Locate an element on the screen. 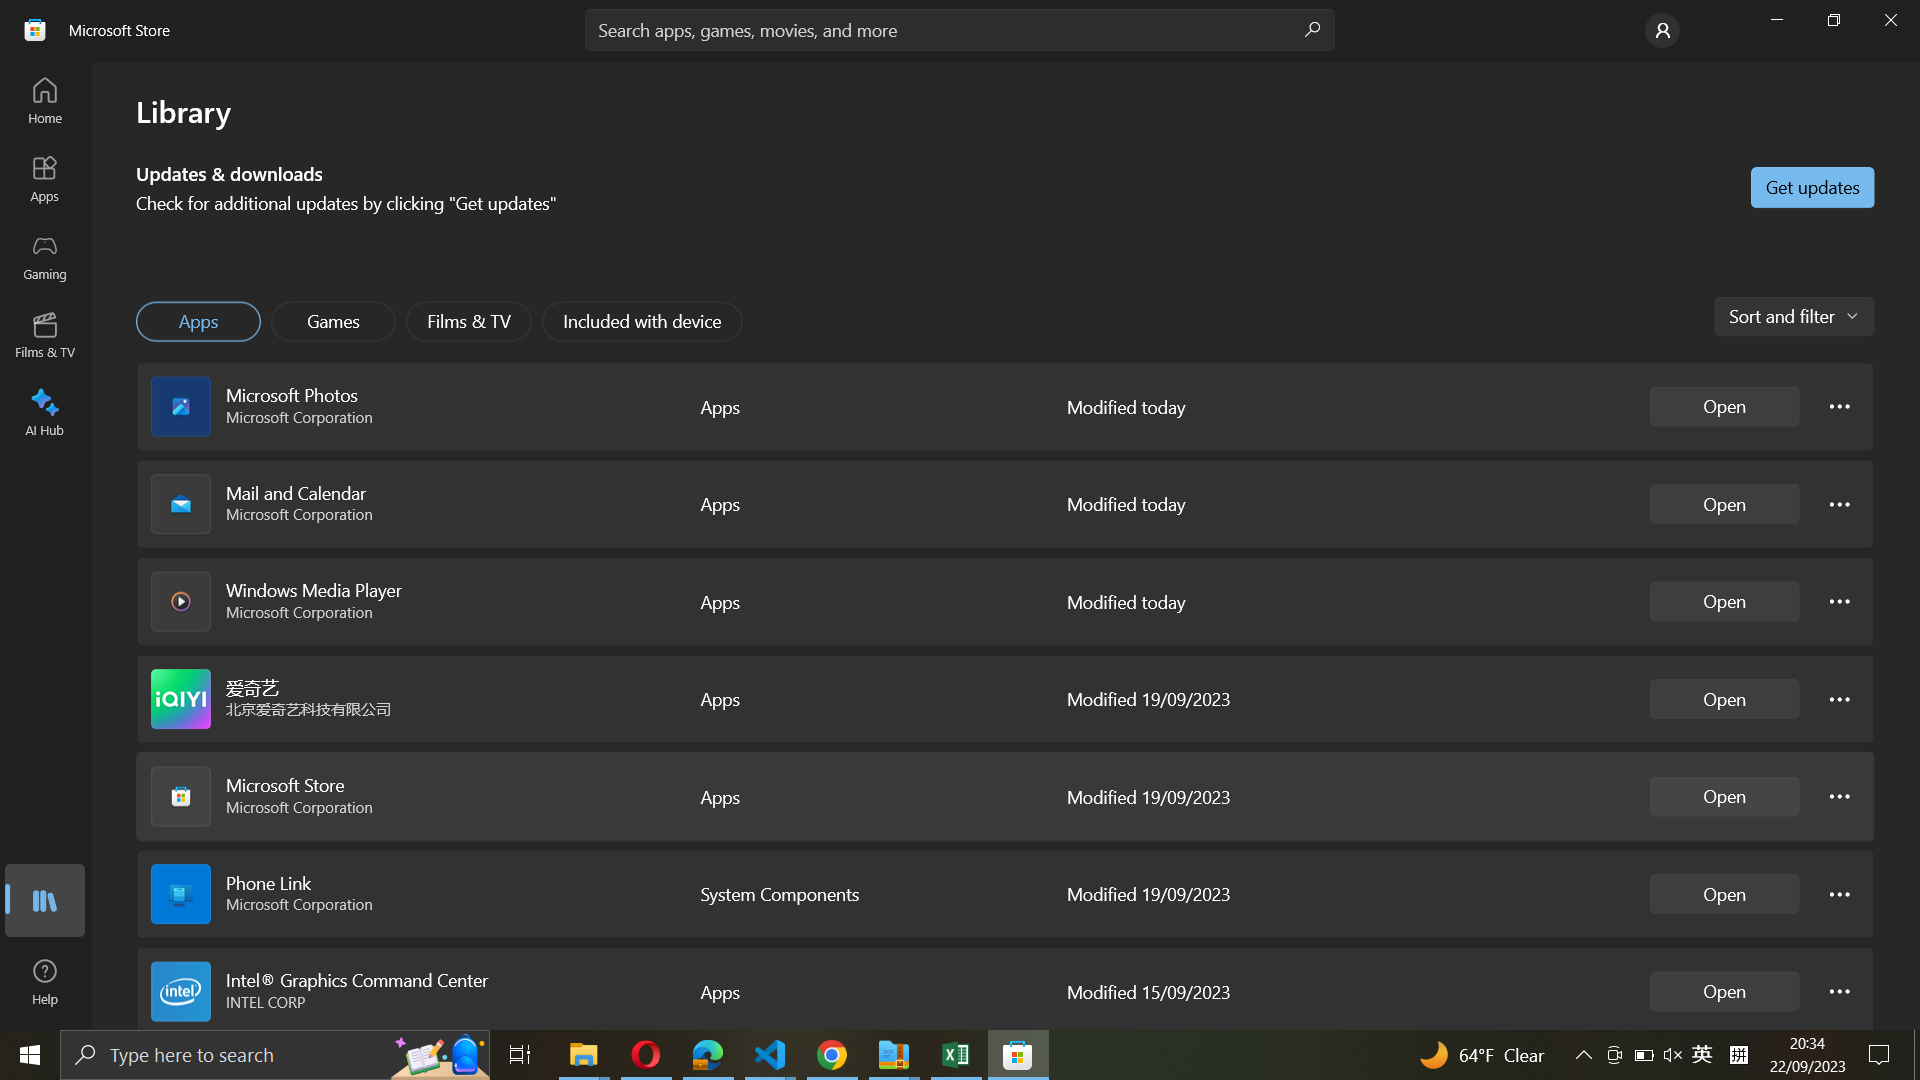  AI Hub is located at coordinates (45, 408).